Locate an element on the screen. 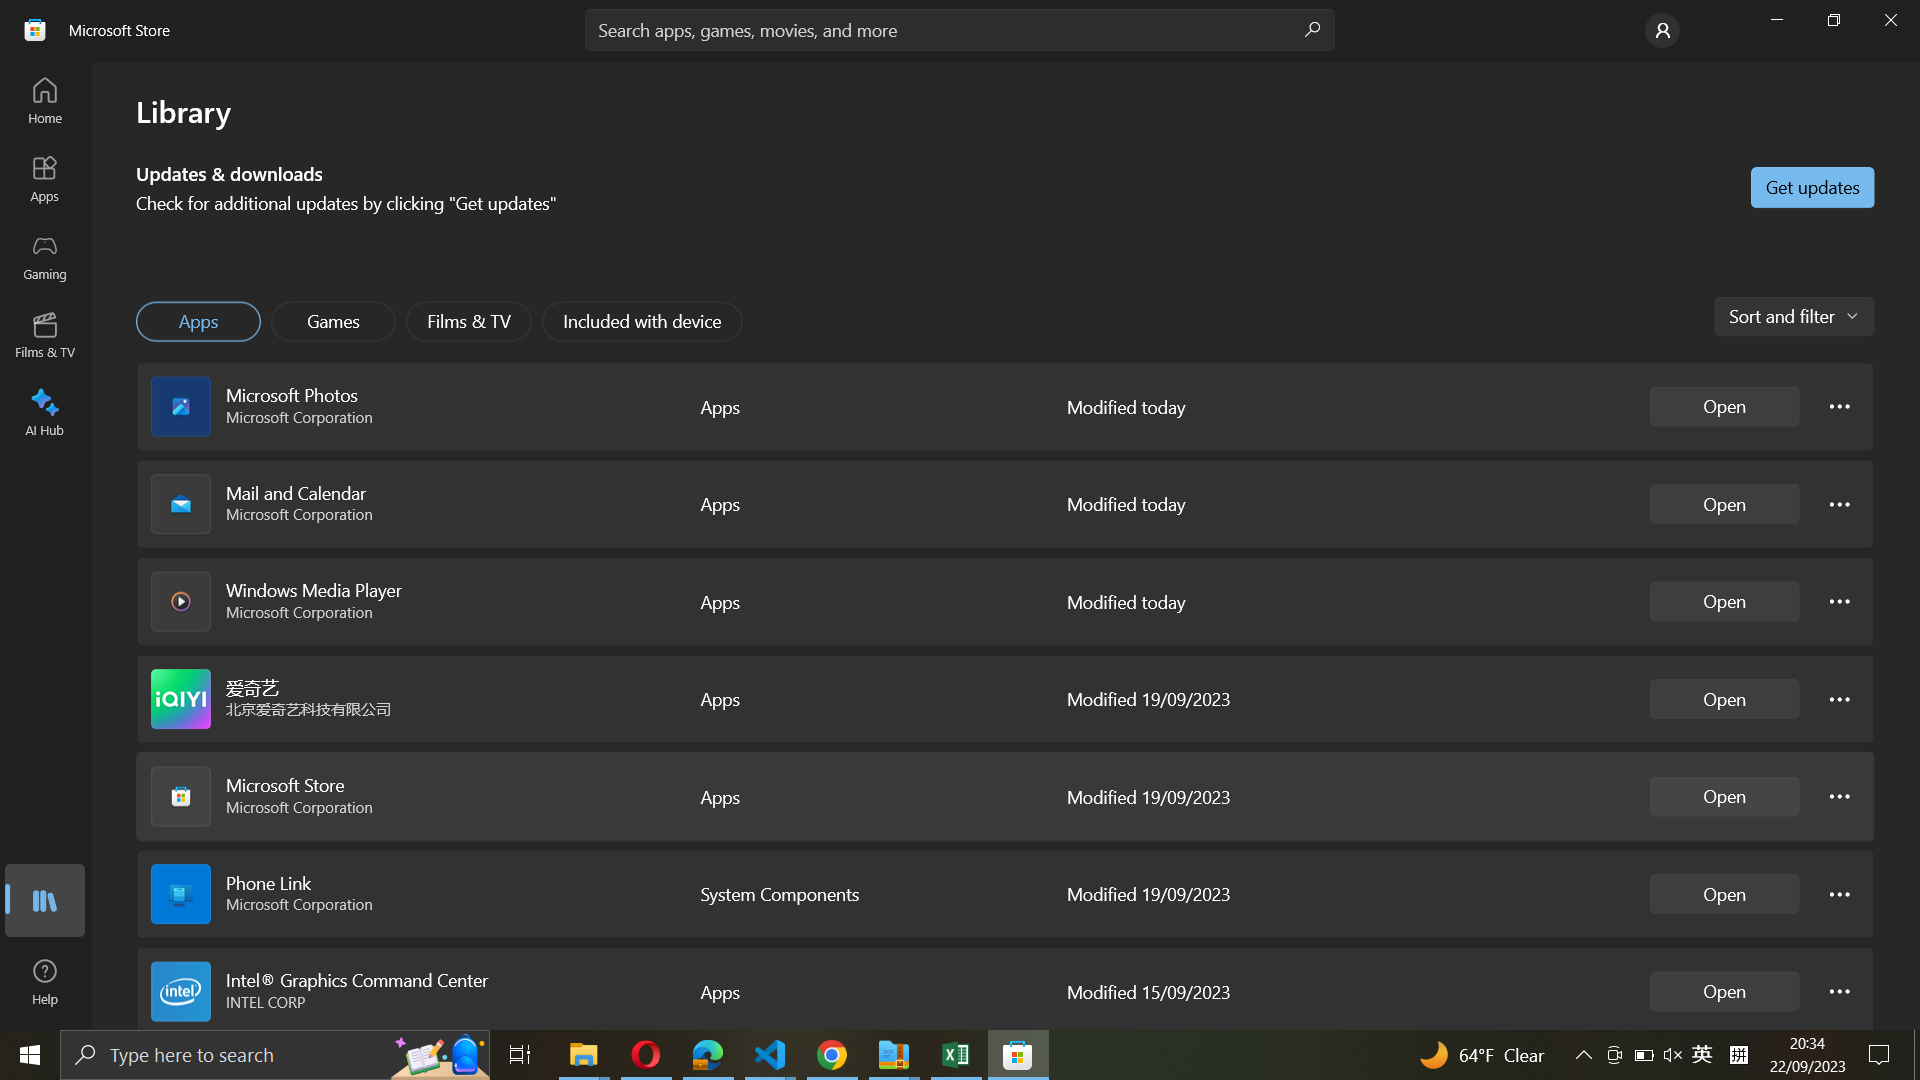  AI Hub is located at coordinates (45, 408).